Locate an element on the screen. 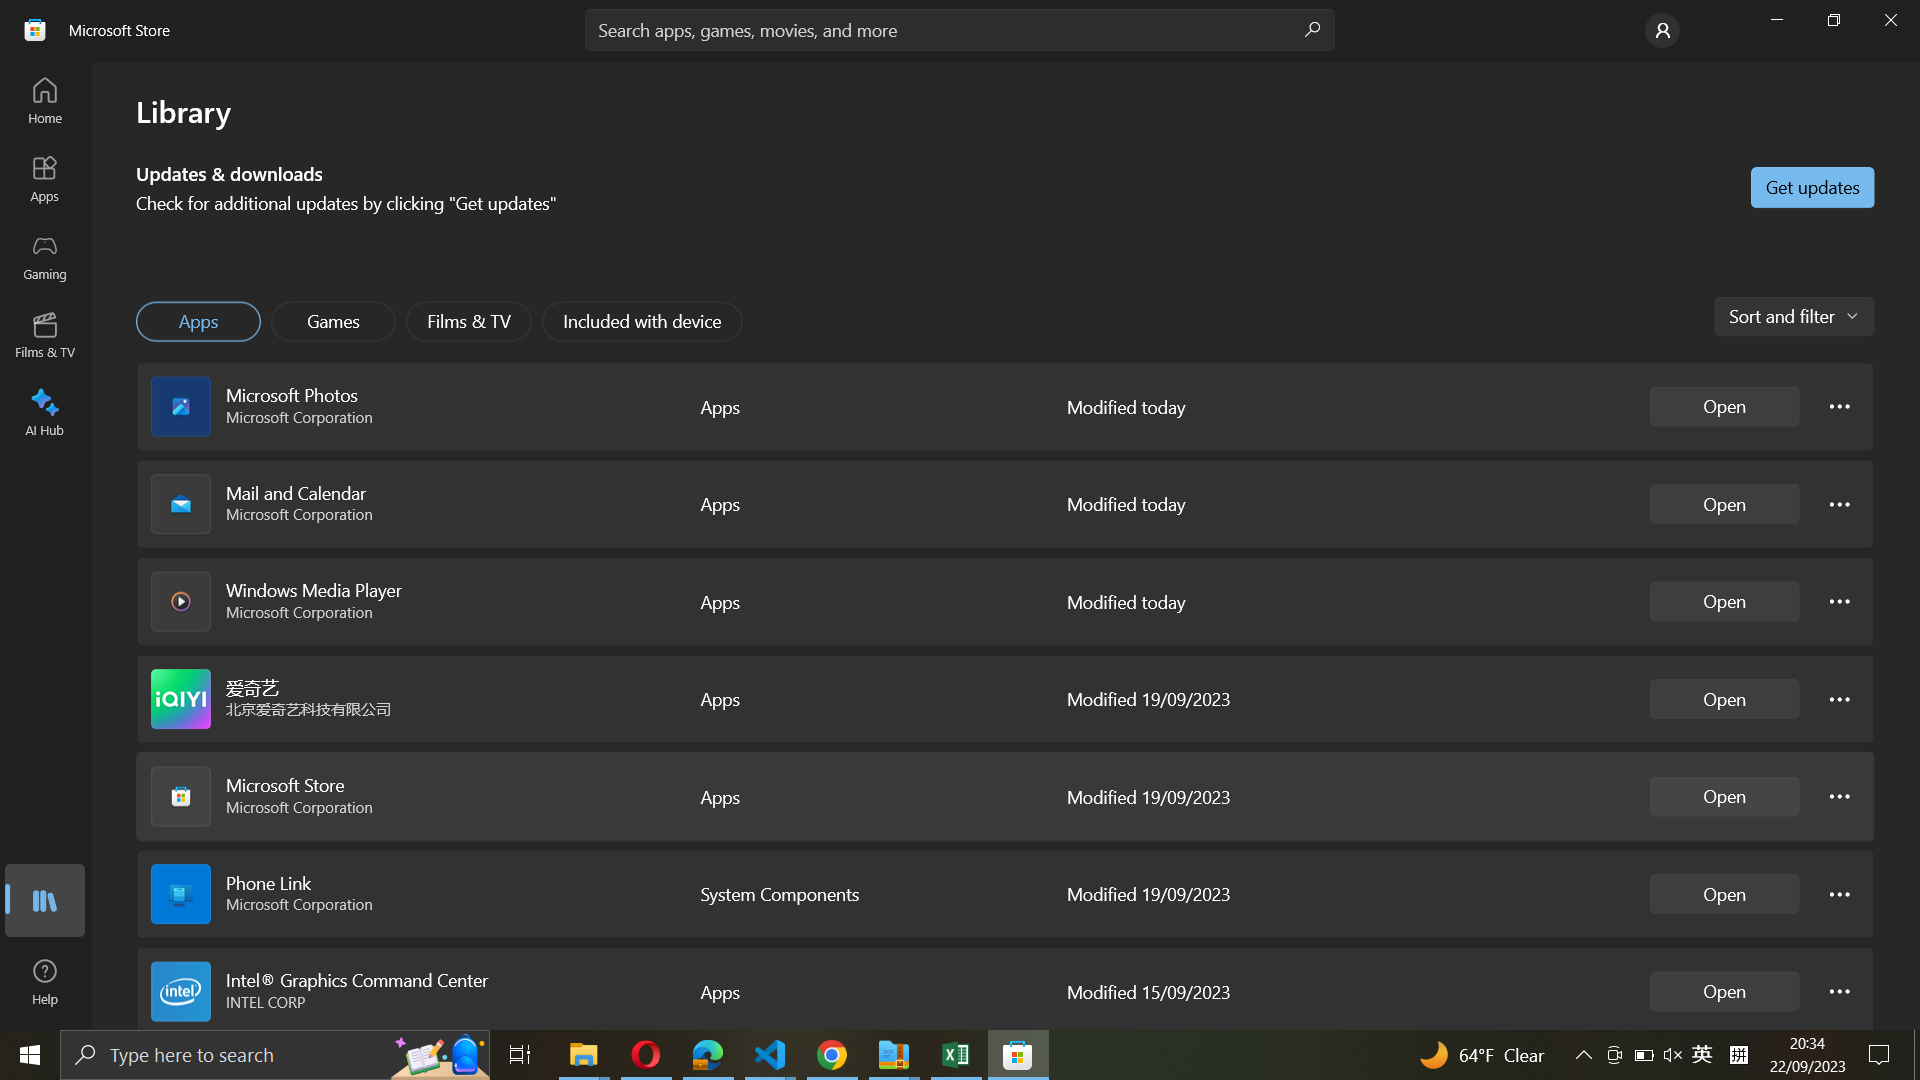  AI Hub is located at coordinates (45, 408).